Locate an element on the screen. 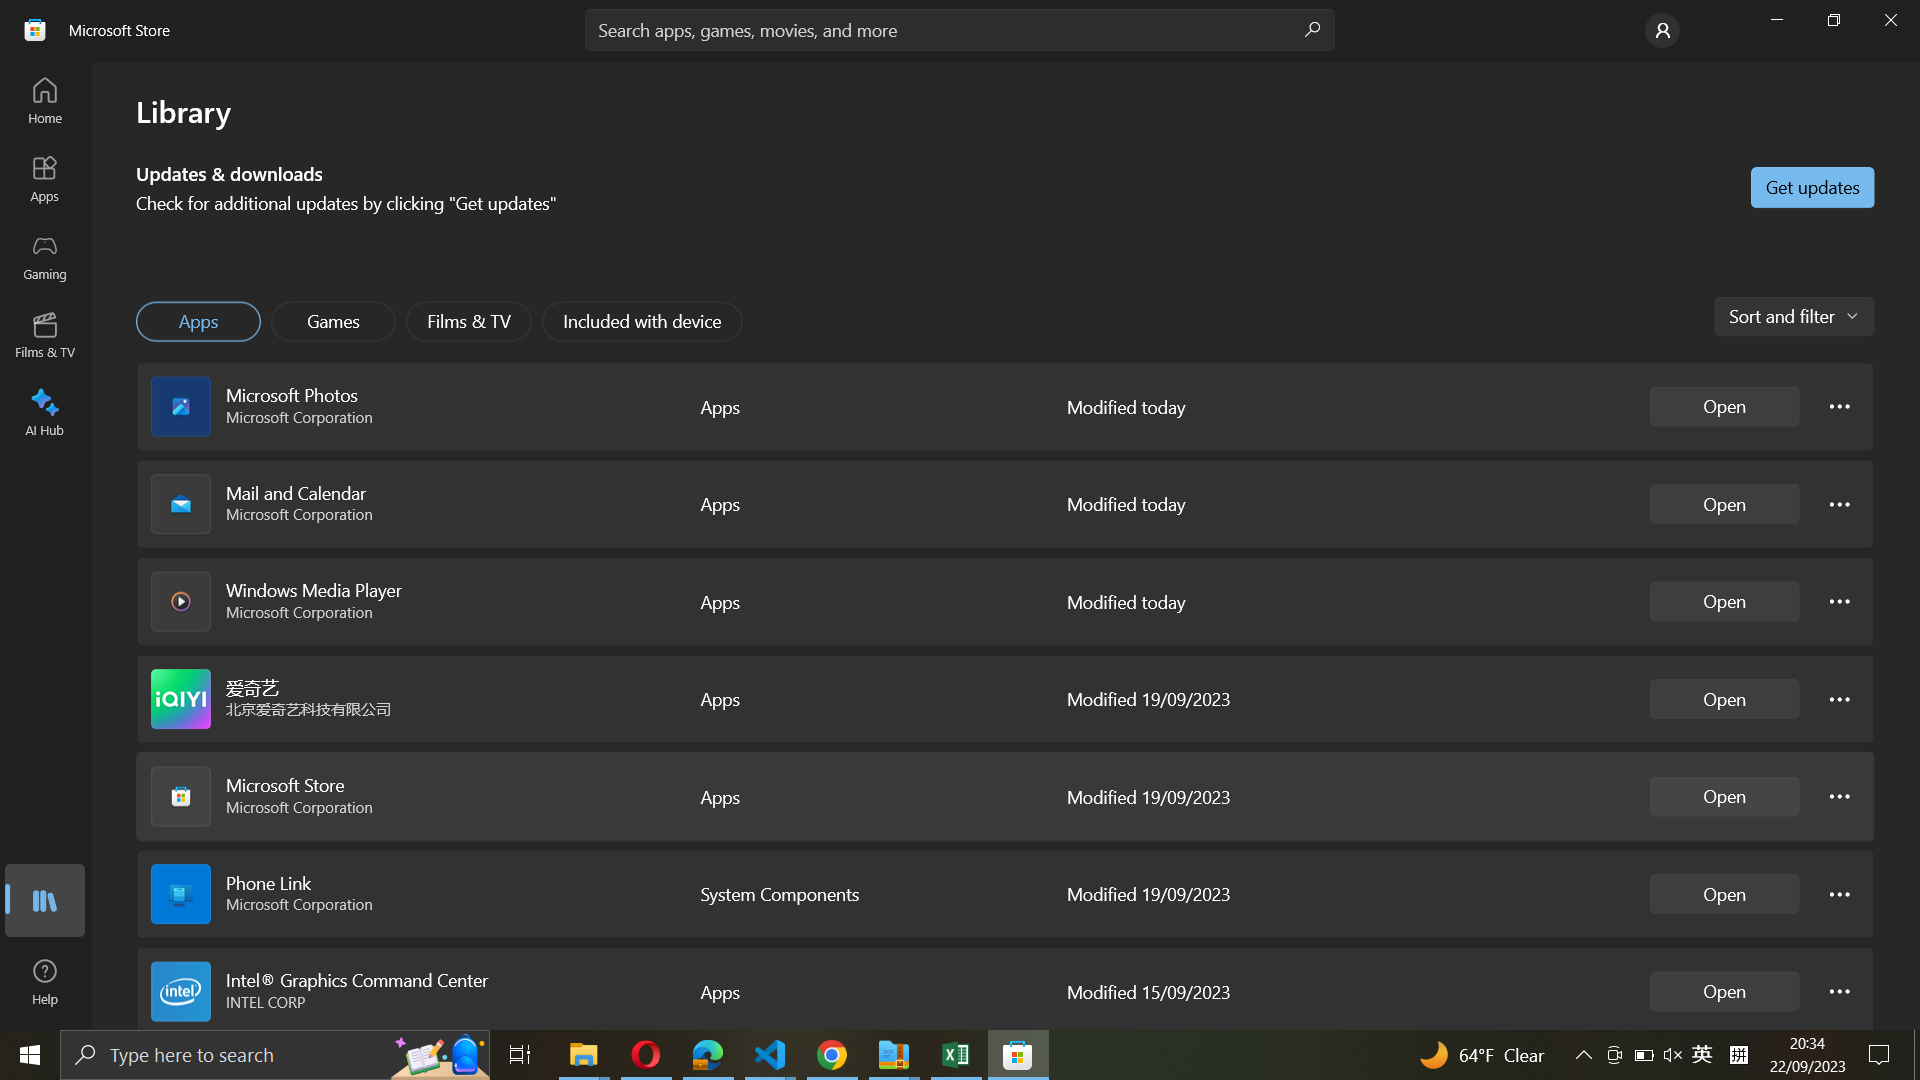  AI Hub is located at coordinates (45, 408).